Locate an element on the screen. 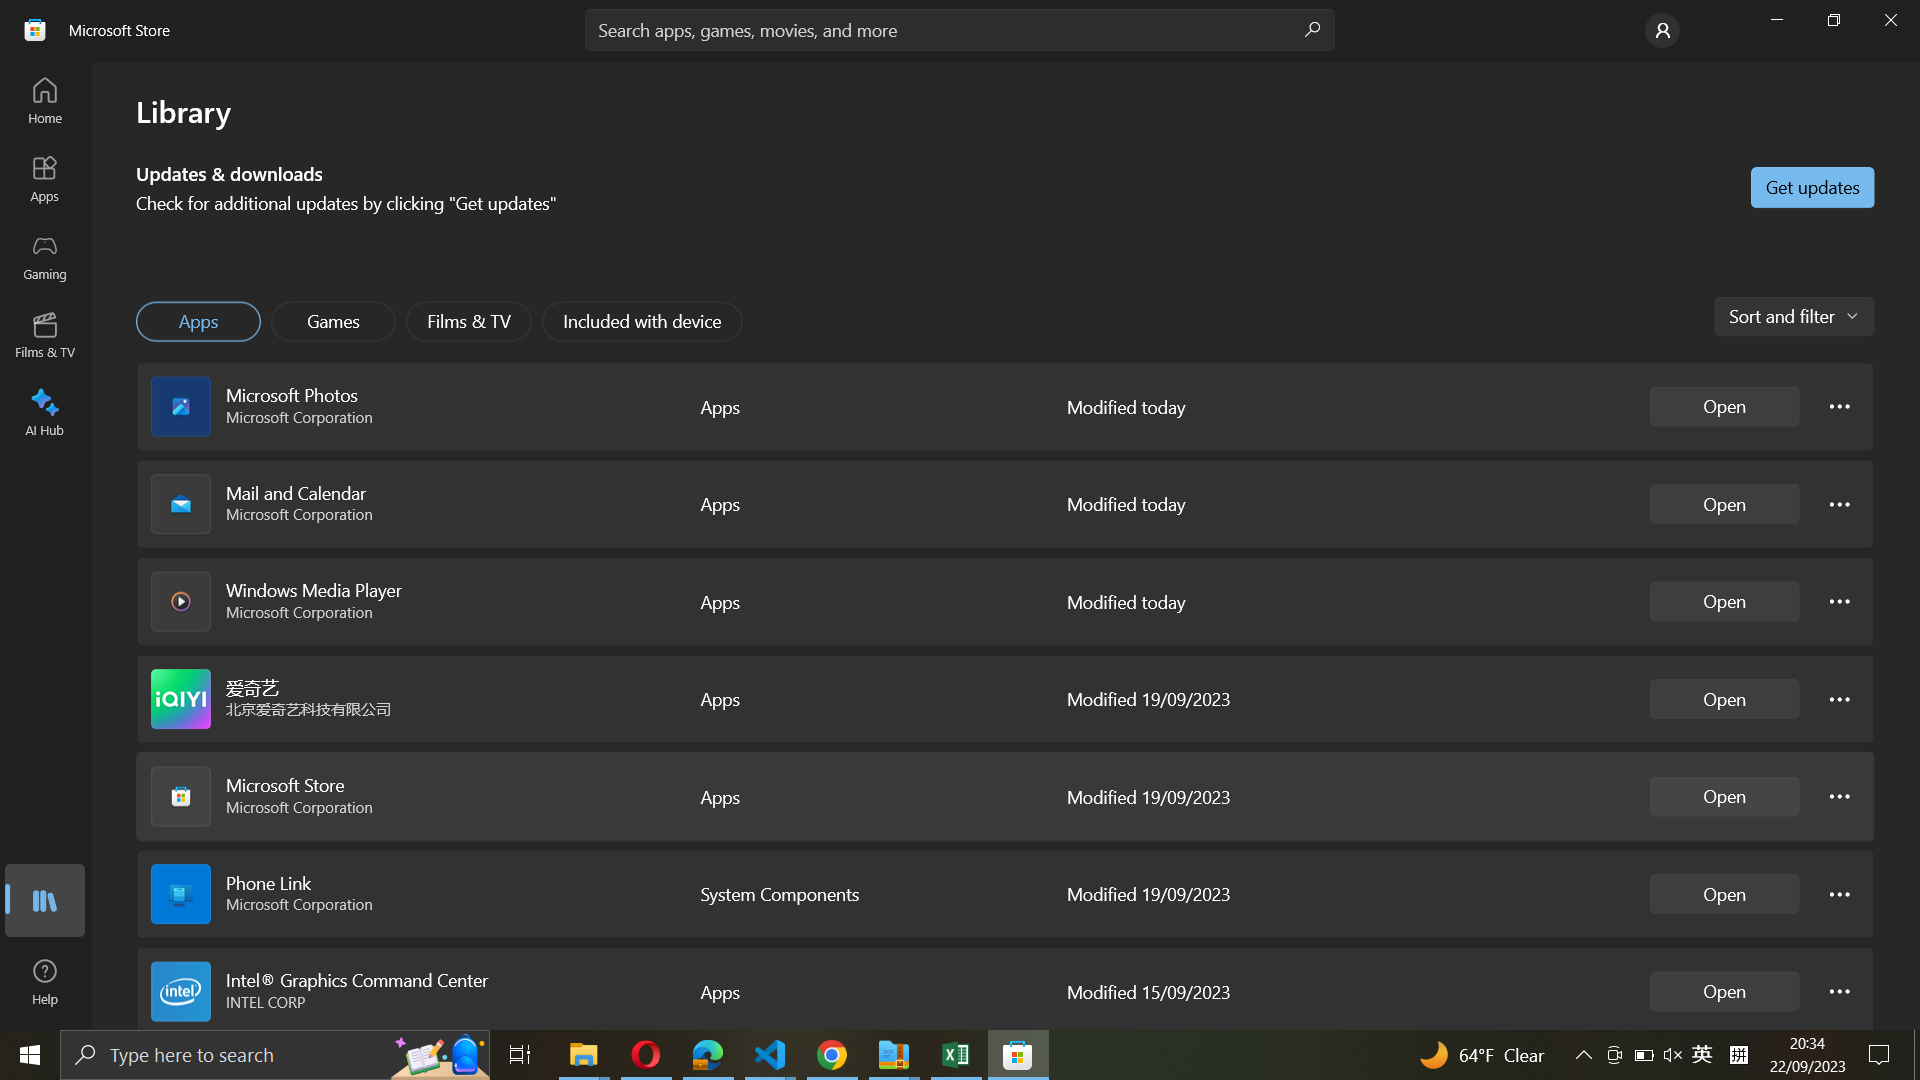  AI Hub is located at coordinates (45, 408).